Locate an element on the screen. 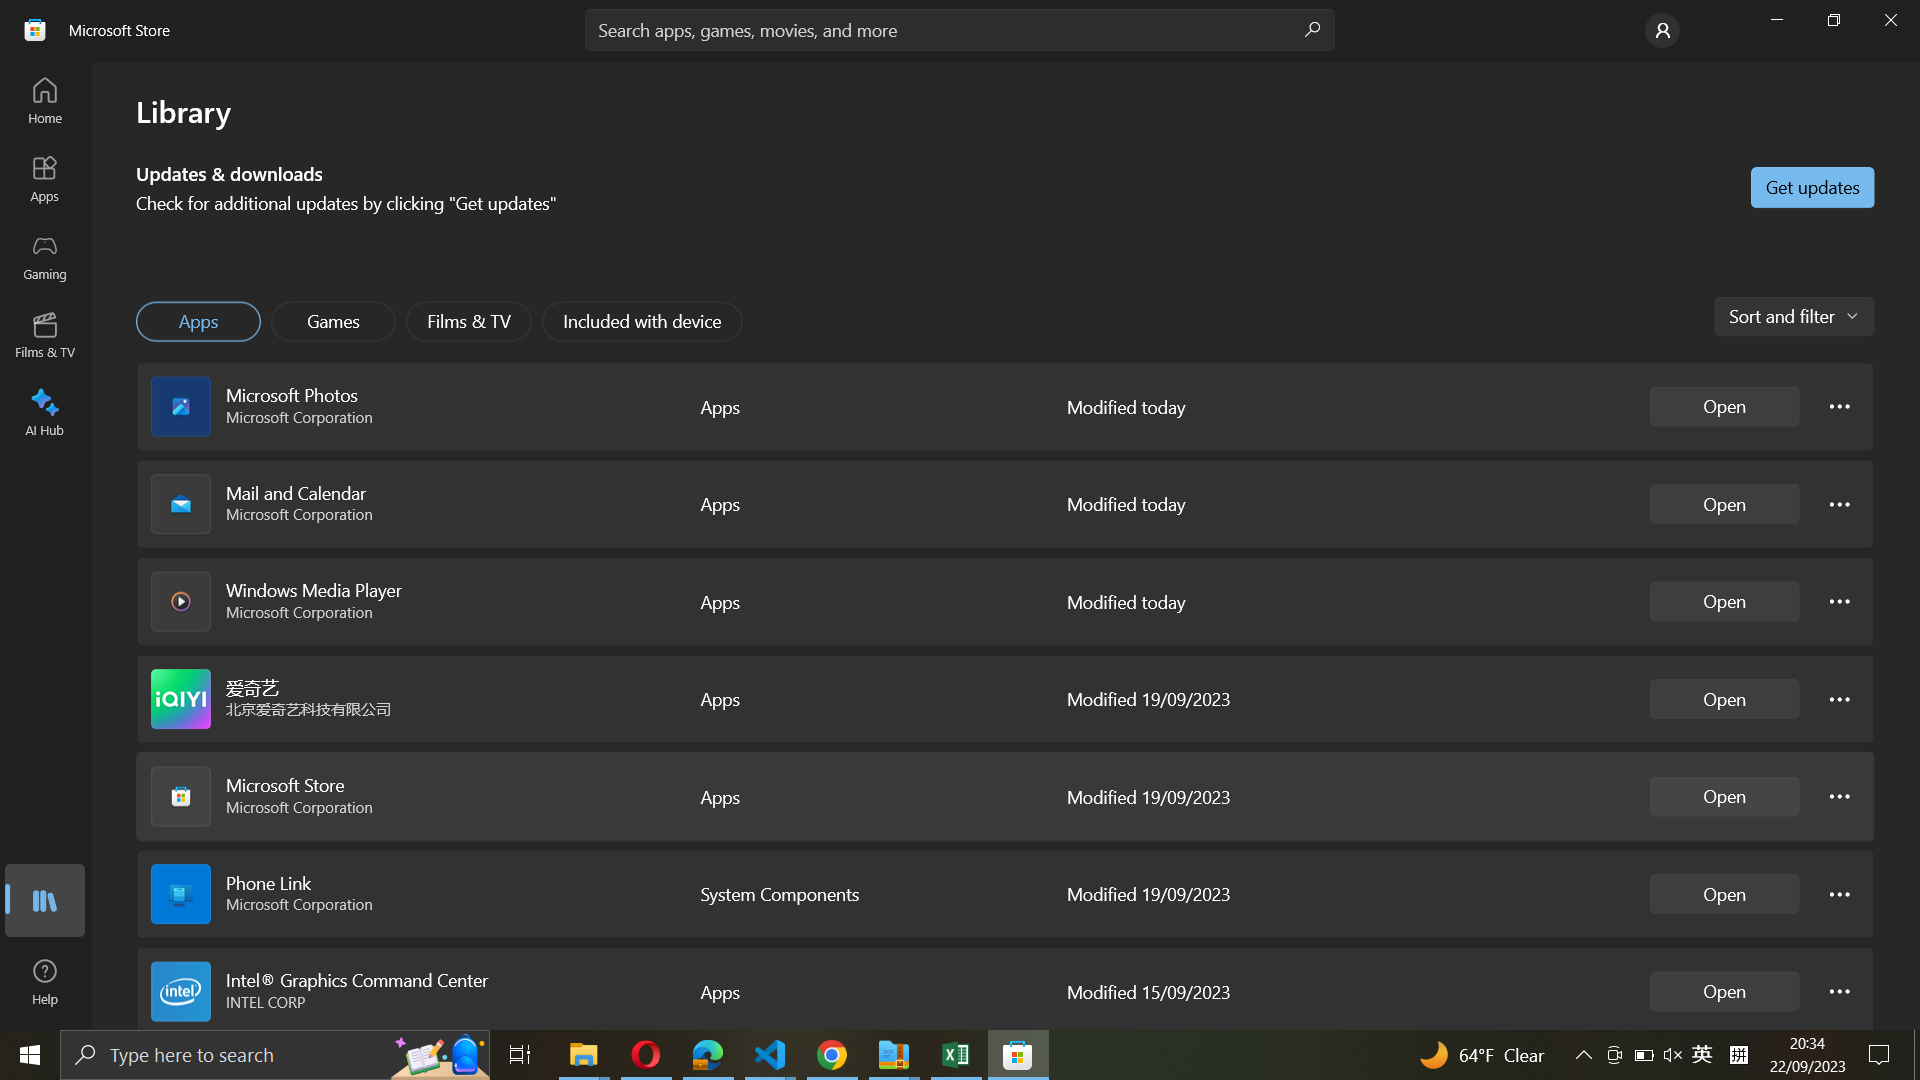  AI Hub is located at coordinates (45, 408).